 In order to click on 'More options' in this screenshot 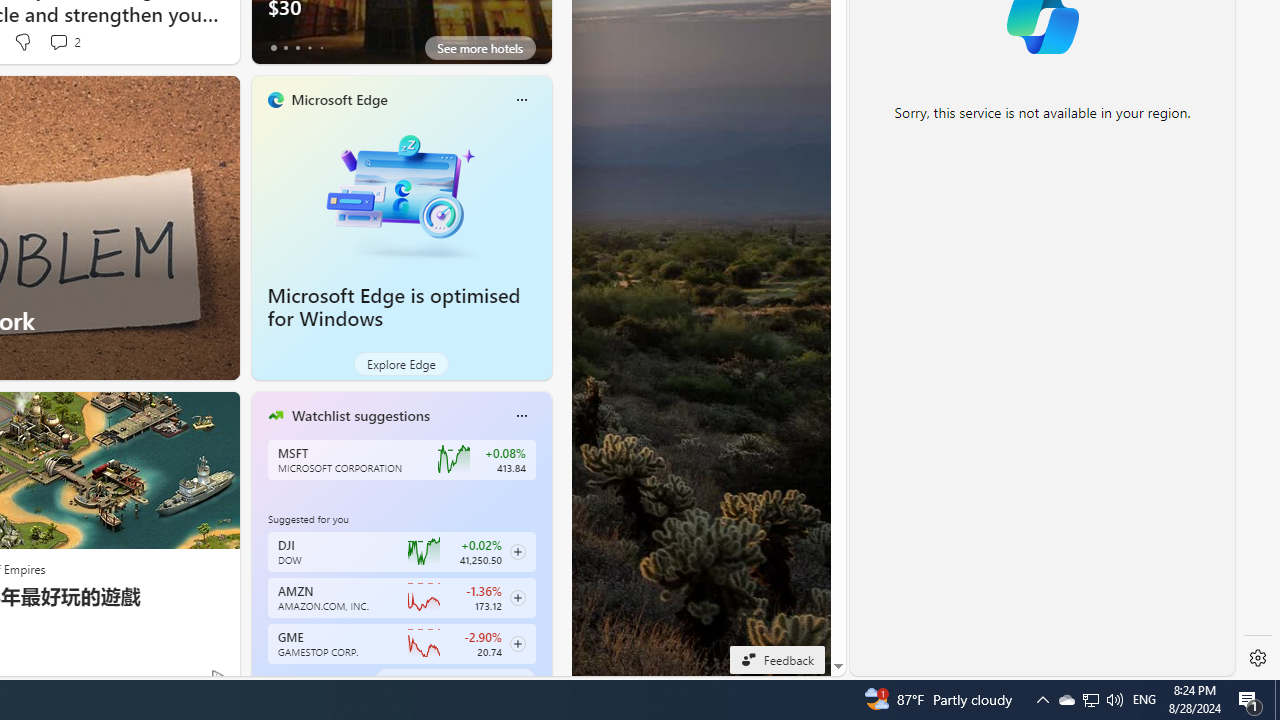, I will do `click(521, 414)`.